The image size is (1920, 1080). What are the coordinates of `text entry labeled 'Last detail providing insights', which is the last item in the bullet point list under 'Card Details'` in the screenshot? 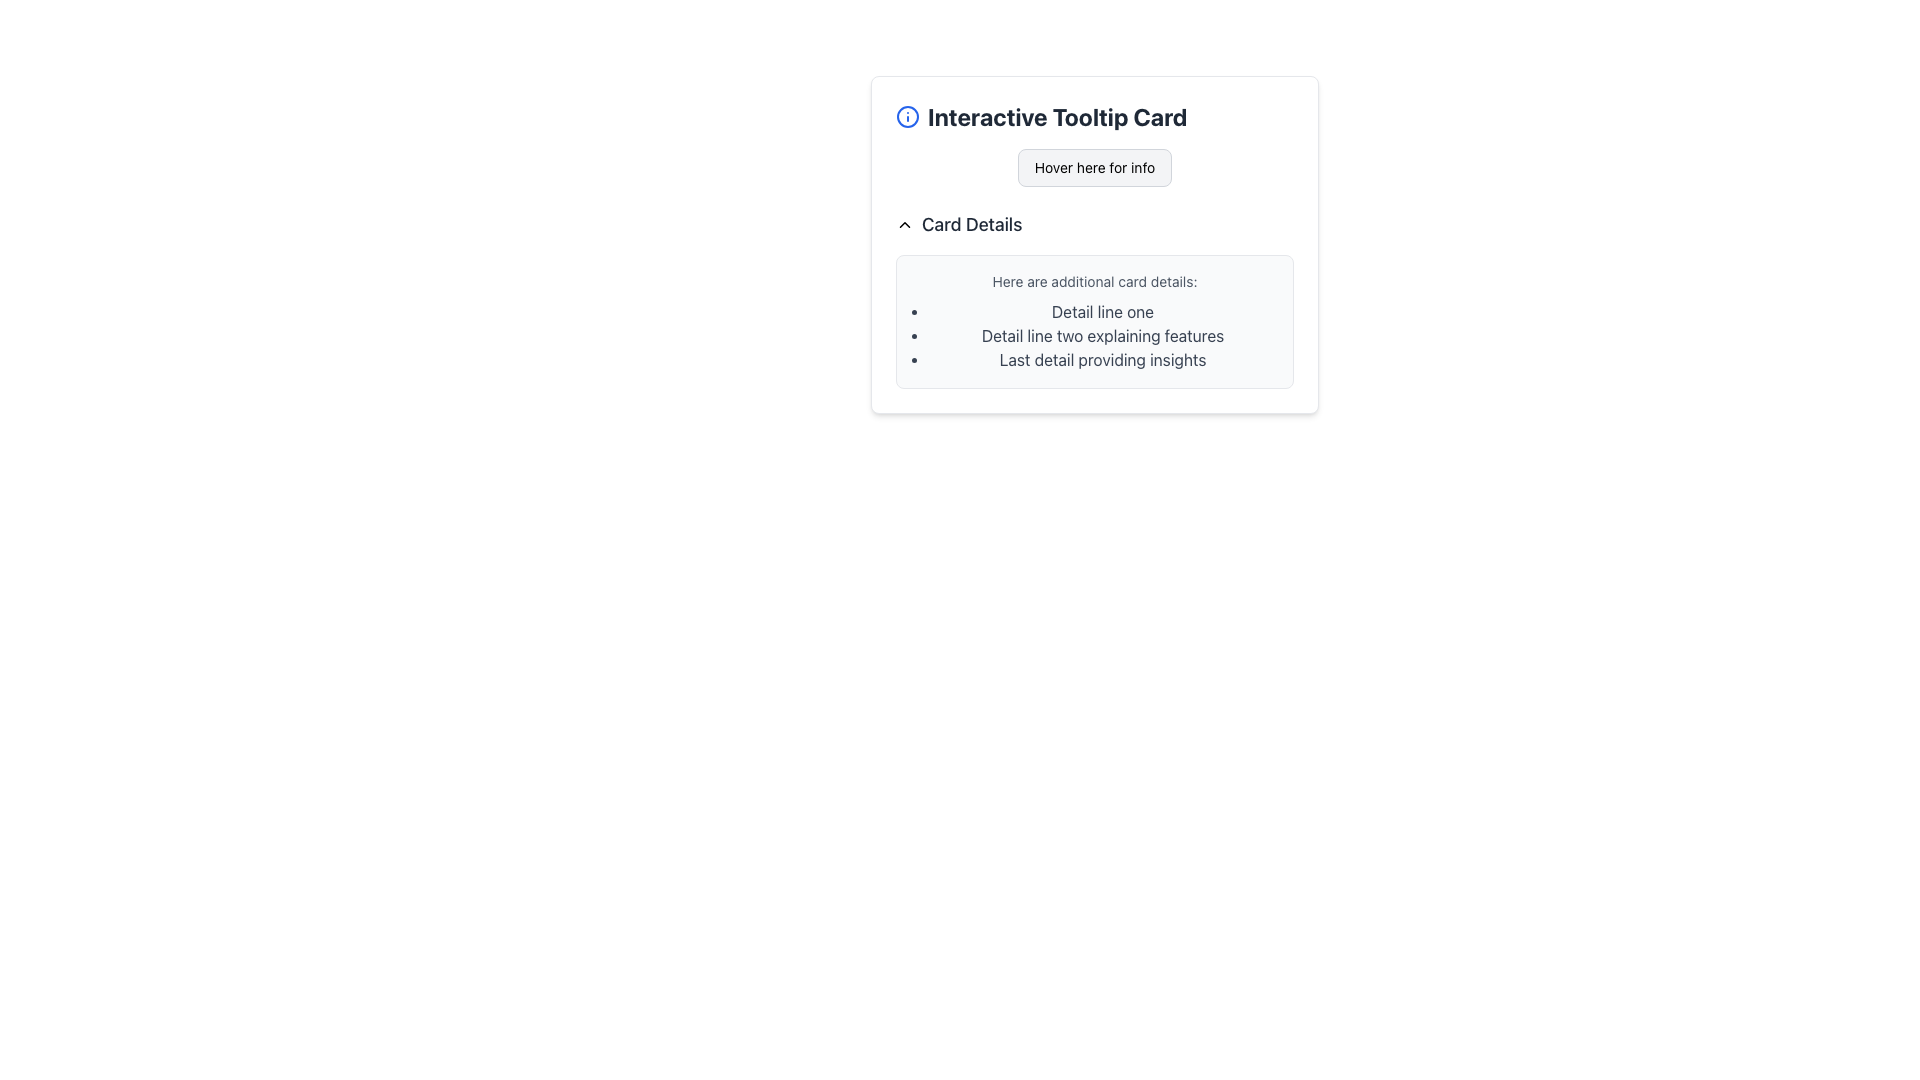 It's located at (1102, 358).